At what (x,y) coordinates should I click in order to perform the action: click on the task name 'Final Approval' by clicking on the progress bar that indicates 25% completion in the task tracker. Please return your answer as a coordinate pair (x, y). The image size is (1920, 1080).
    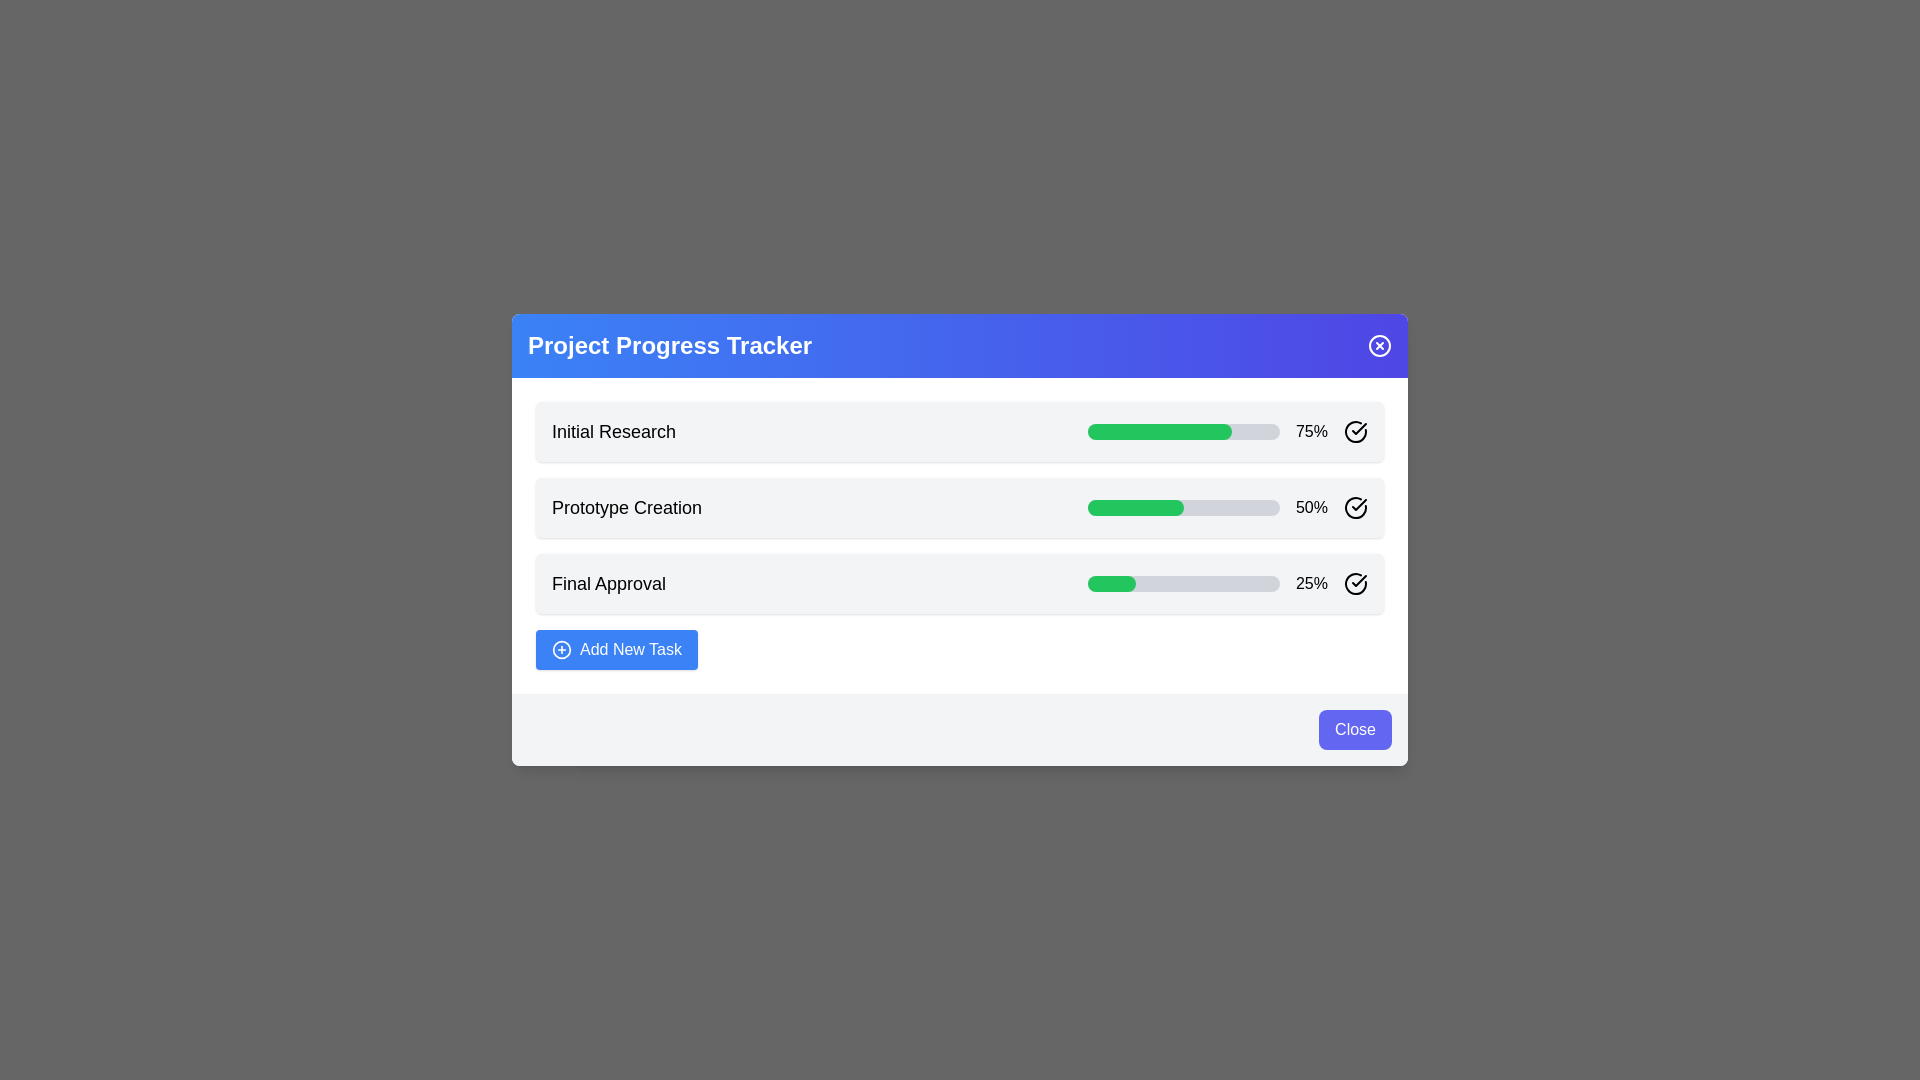
    Looking at the image, I should click on (960, 583).